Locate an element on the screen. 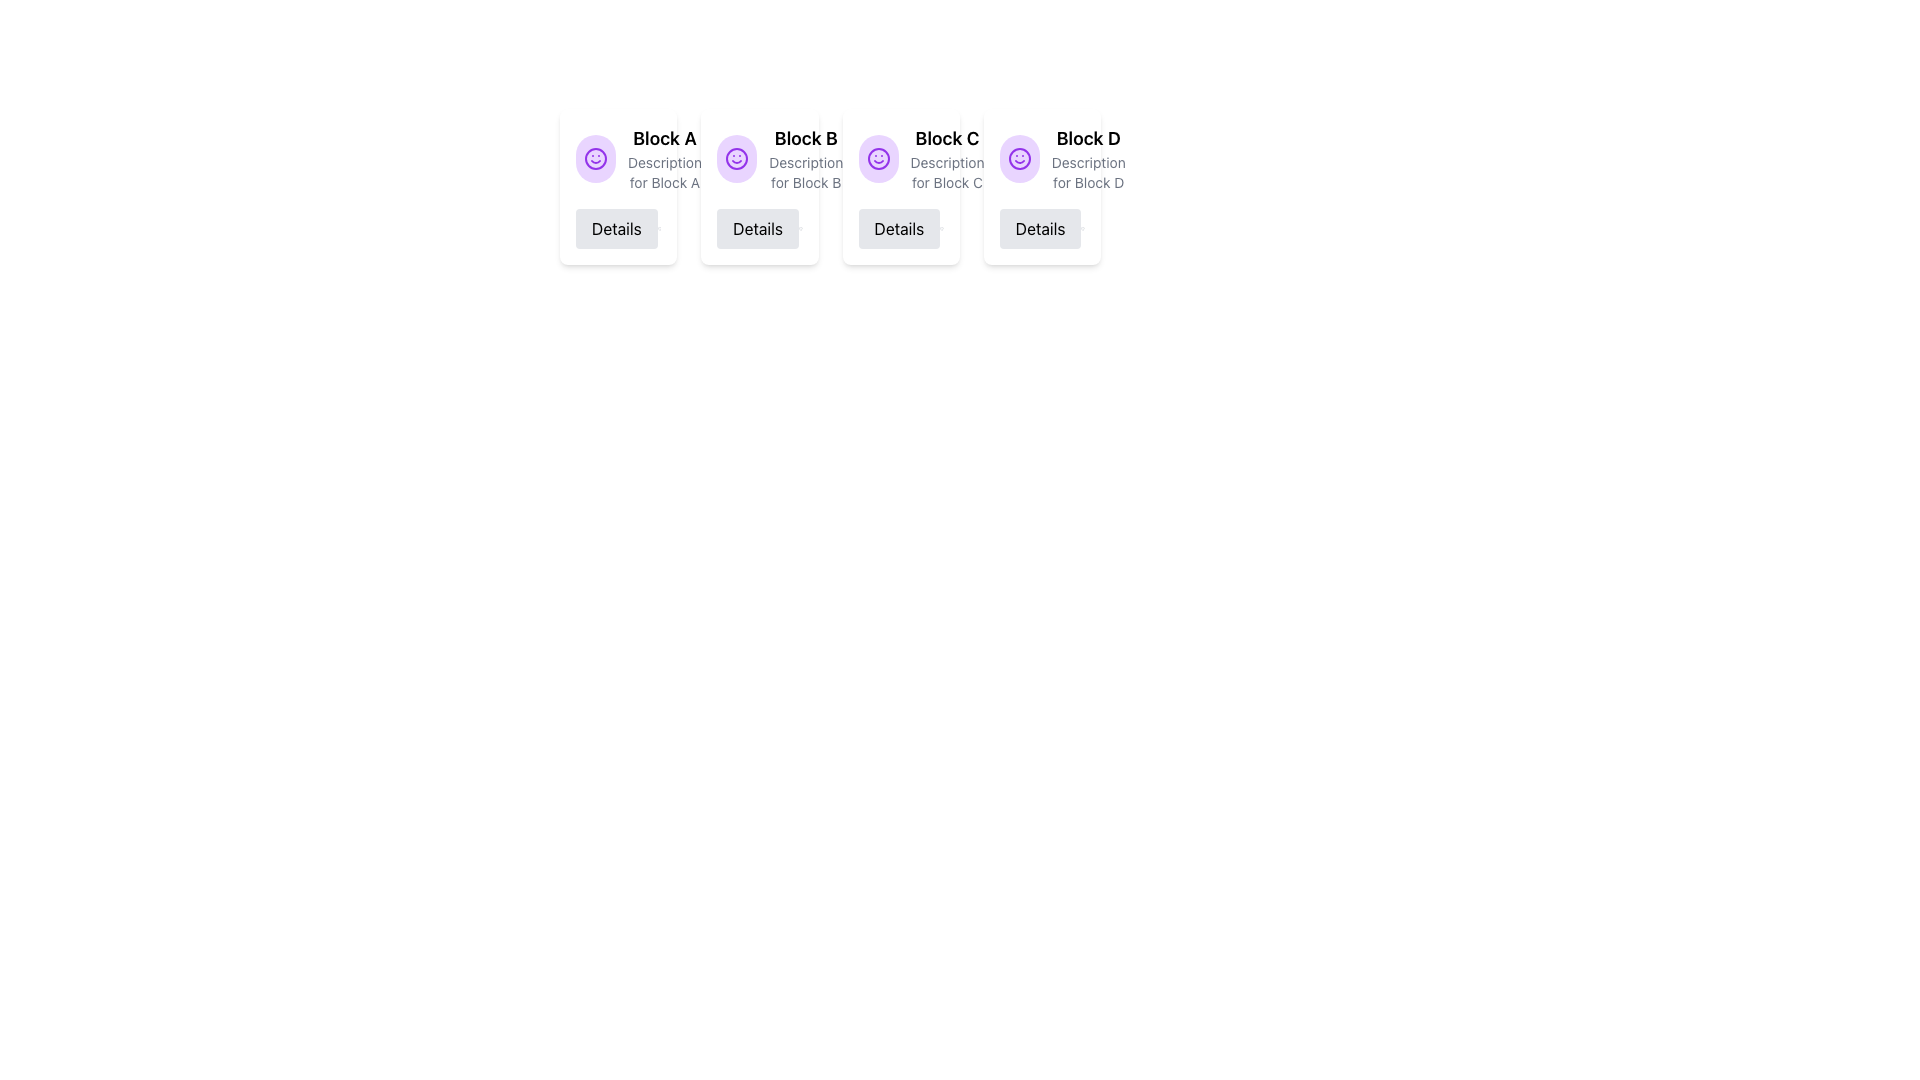 Image resolution: width=1920 pixels, height=1080 pixels. the smiley icon representing 'Block A' in the user interface, which is located within the card for 'Block A', above the text and to the left of the 'Details' button is located at coordinates (594, 157).